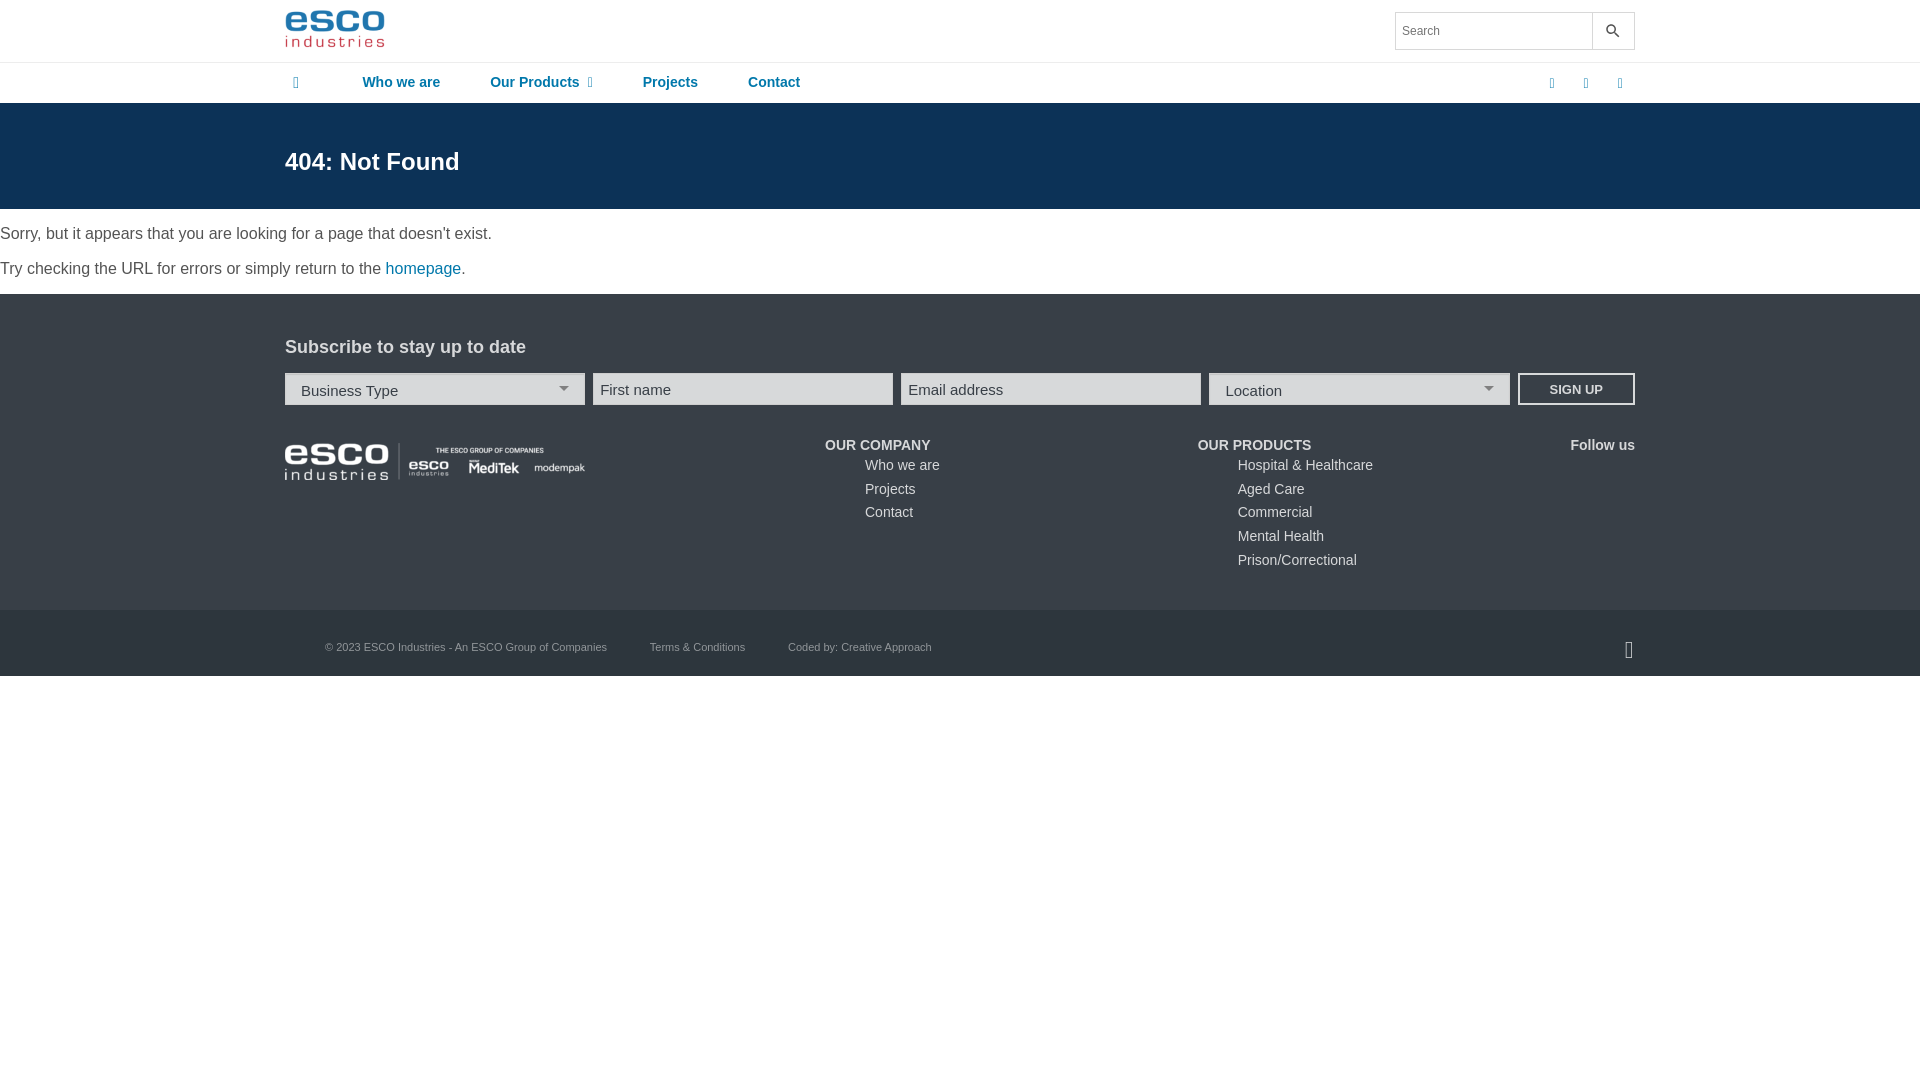  Describe the element at coordinates (670, 82) in the screenshot. I see `'Projects'` at that location.